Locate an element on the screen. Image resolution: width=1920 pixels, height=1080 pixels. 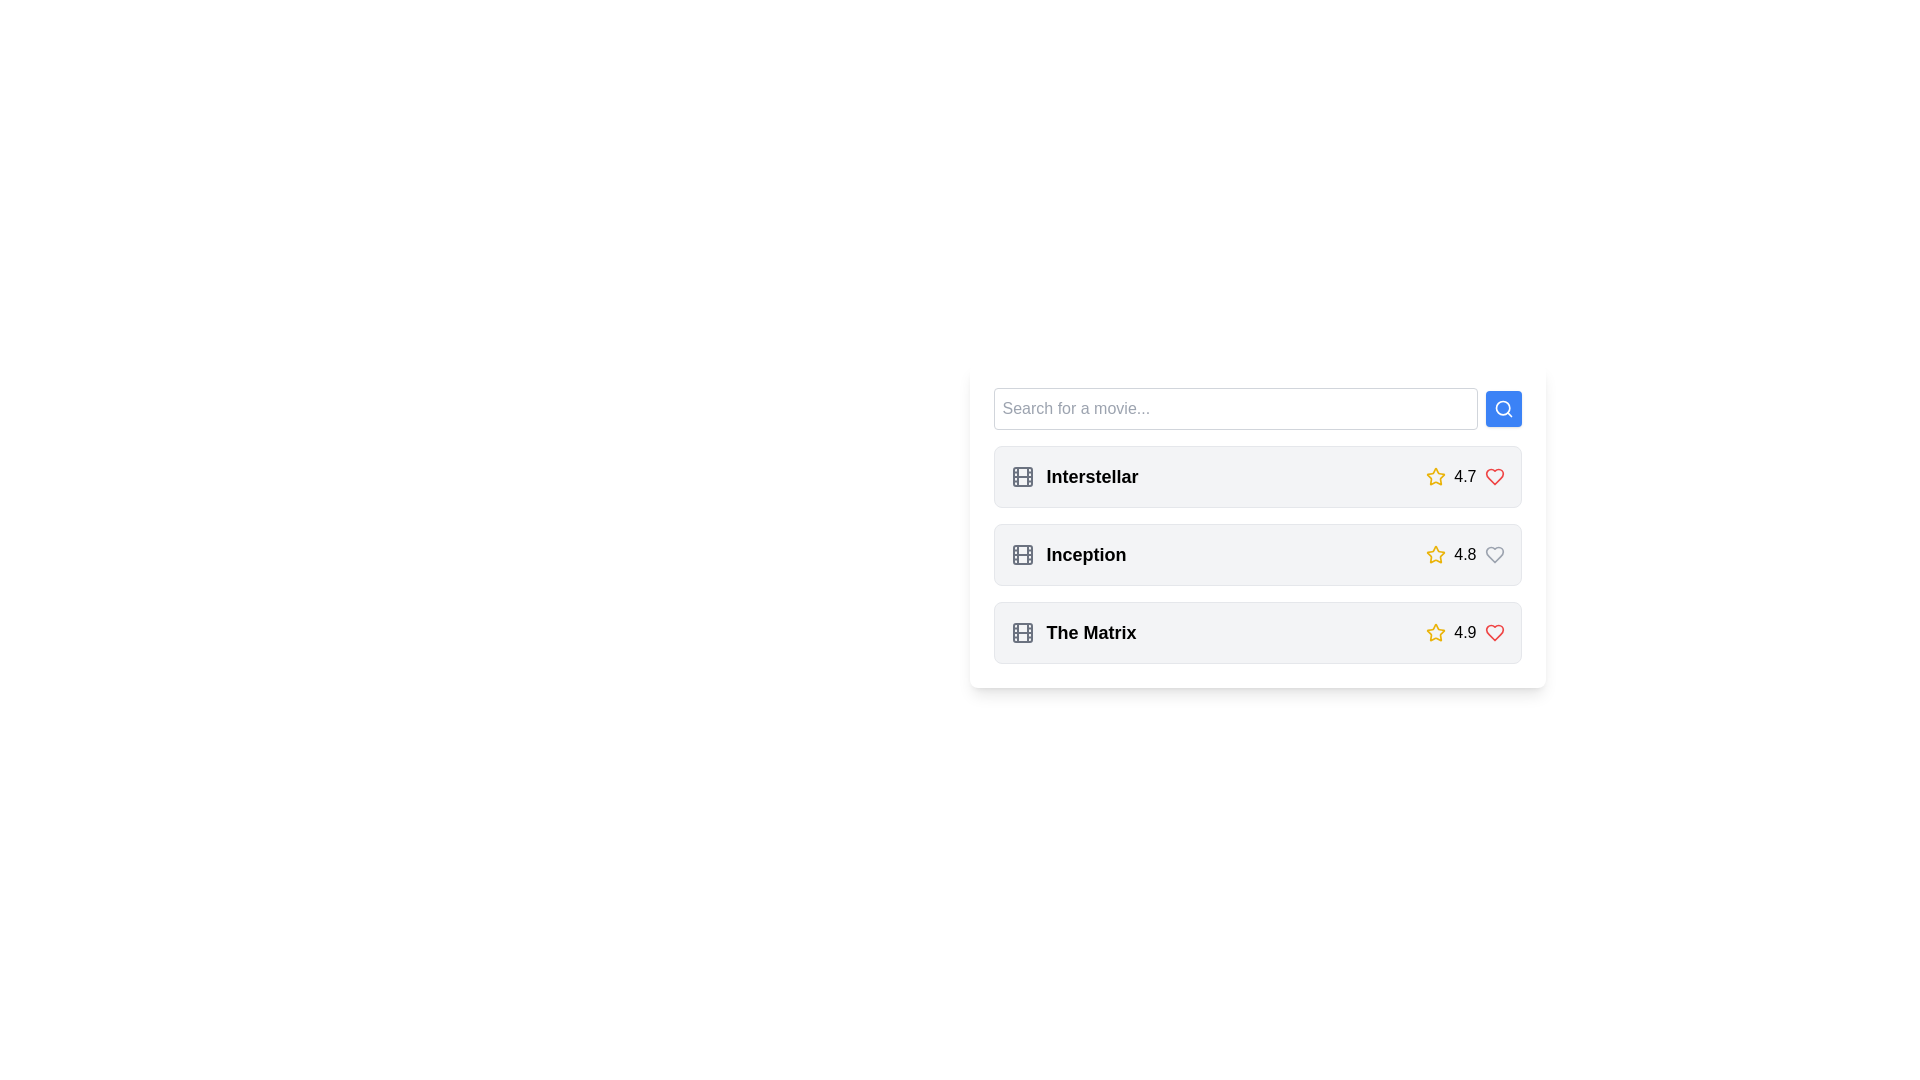
the graphical icon element located at the top-left corner of the filmstrip icon next to the text 'Interstellar' is located at coordinates (1022, 477).